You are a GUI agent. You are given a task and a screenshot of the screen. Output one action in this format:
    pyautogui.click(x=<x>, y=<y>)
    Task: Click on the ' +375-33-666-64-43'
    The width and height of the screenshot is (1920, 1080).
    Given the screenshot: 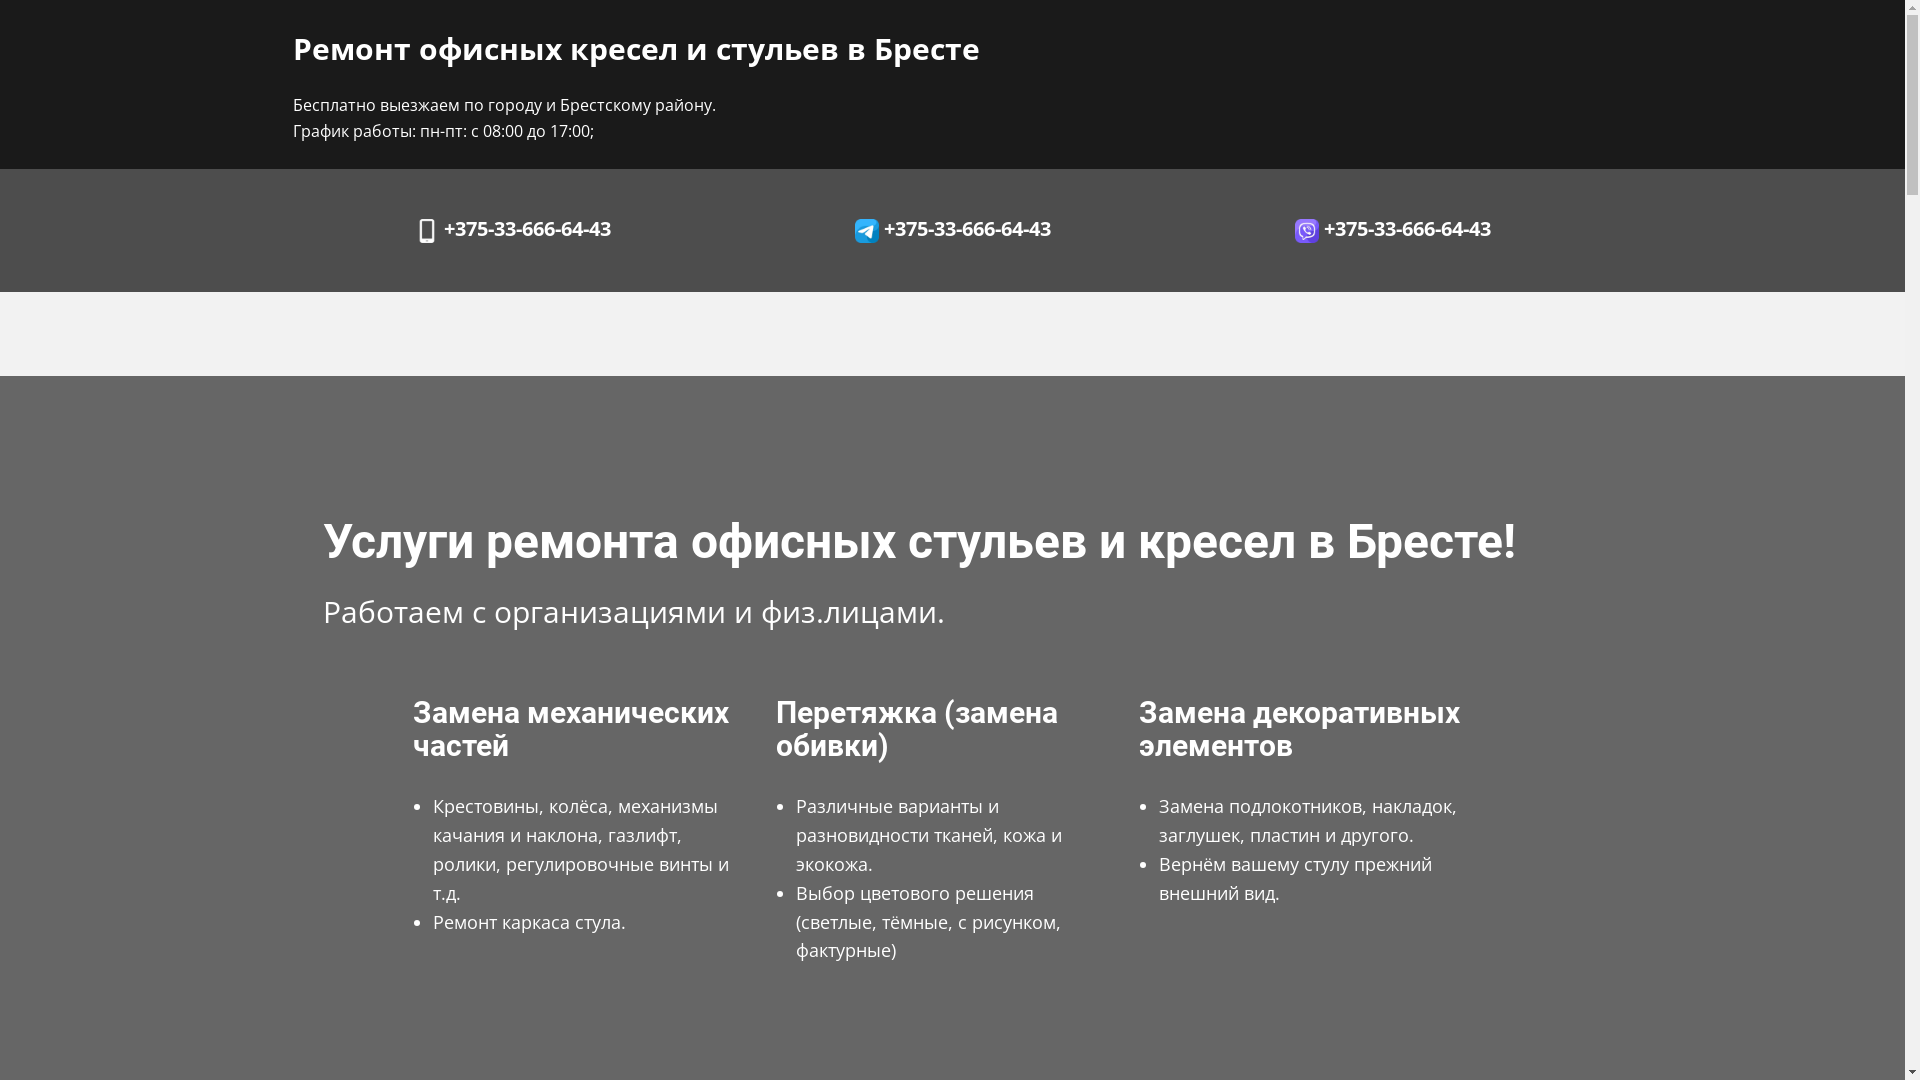 What is the action you would take?
    pyautogui.click(x=1294, y=229)
    